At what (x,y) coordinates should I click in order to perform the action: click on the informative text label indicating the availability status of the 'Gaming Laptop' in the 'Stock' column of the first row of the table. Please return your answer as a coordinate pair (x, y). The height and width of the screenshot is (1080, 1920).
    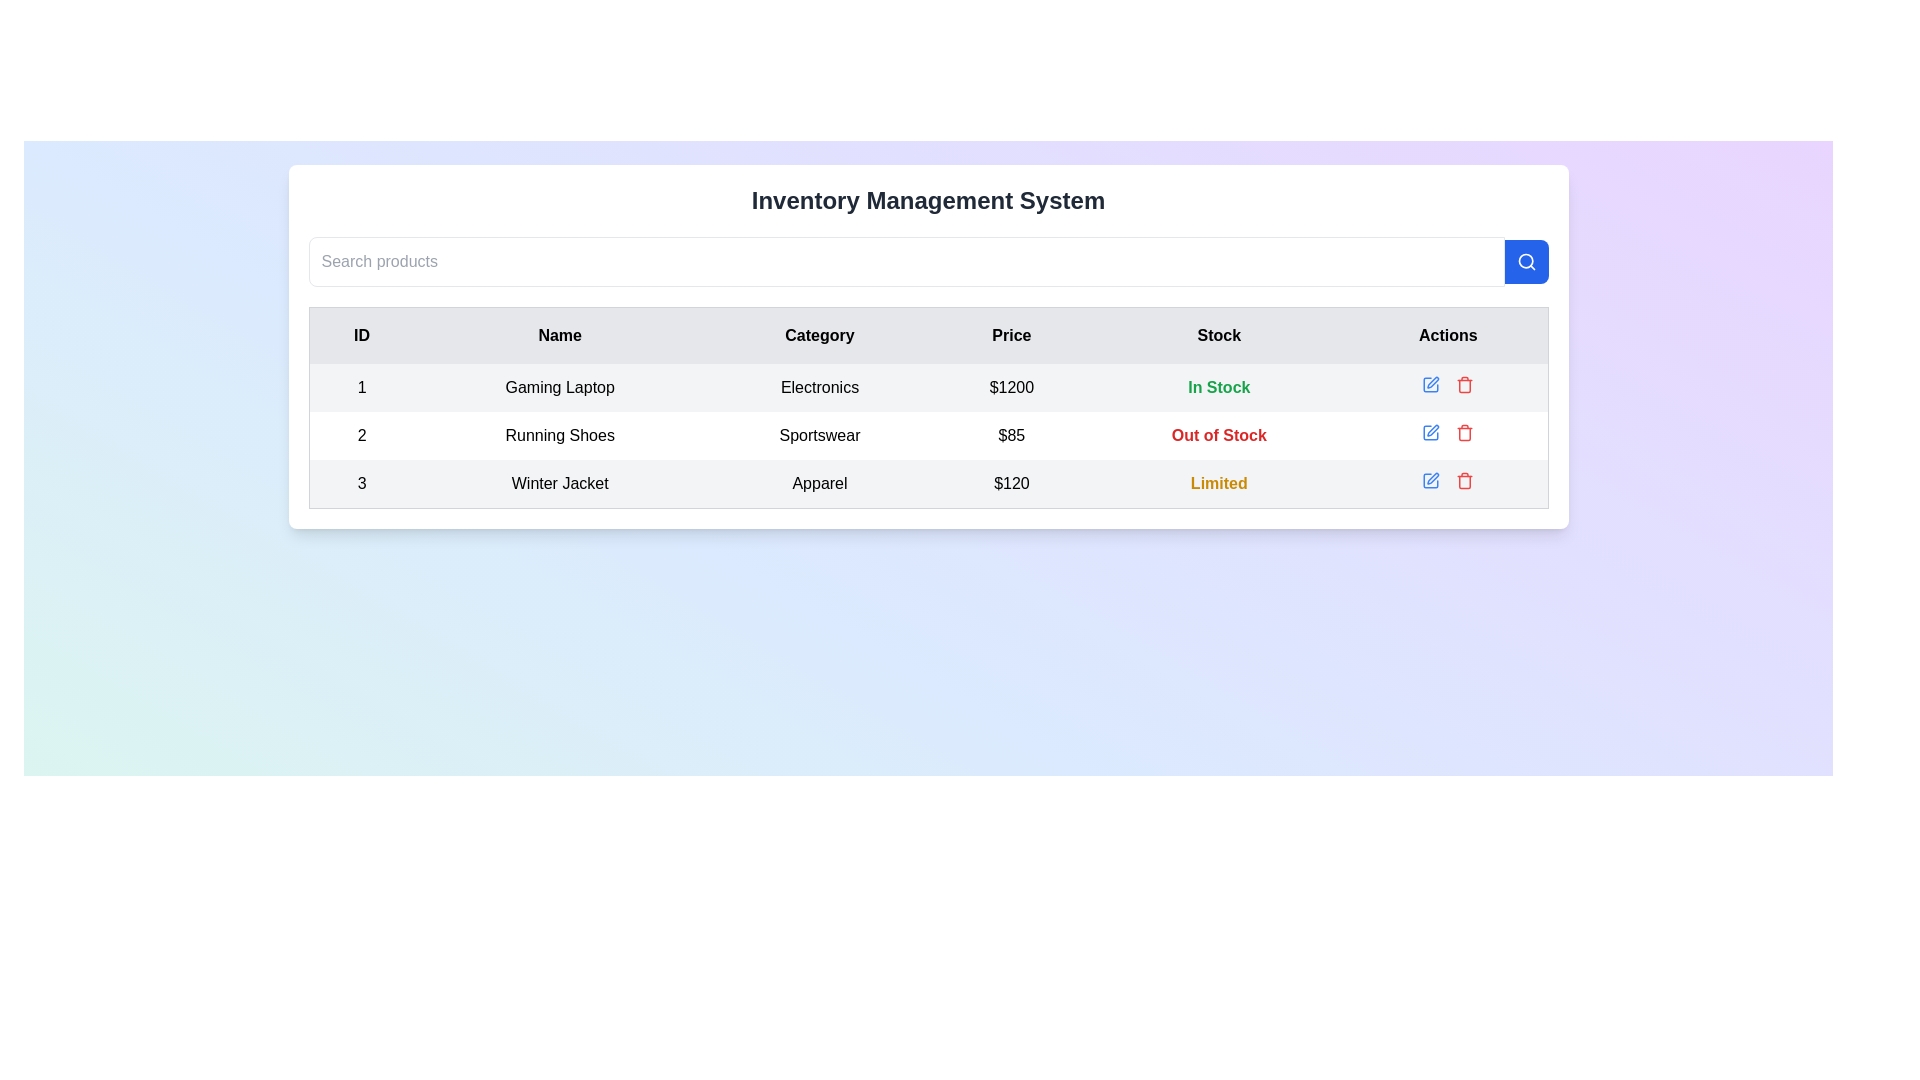
    Looking at the image, I should click on (1218, 388).